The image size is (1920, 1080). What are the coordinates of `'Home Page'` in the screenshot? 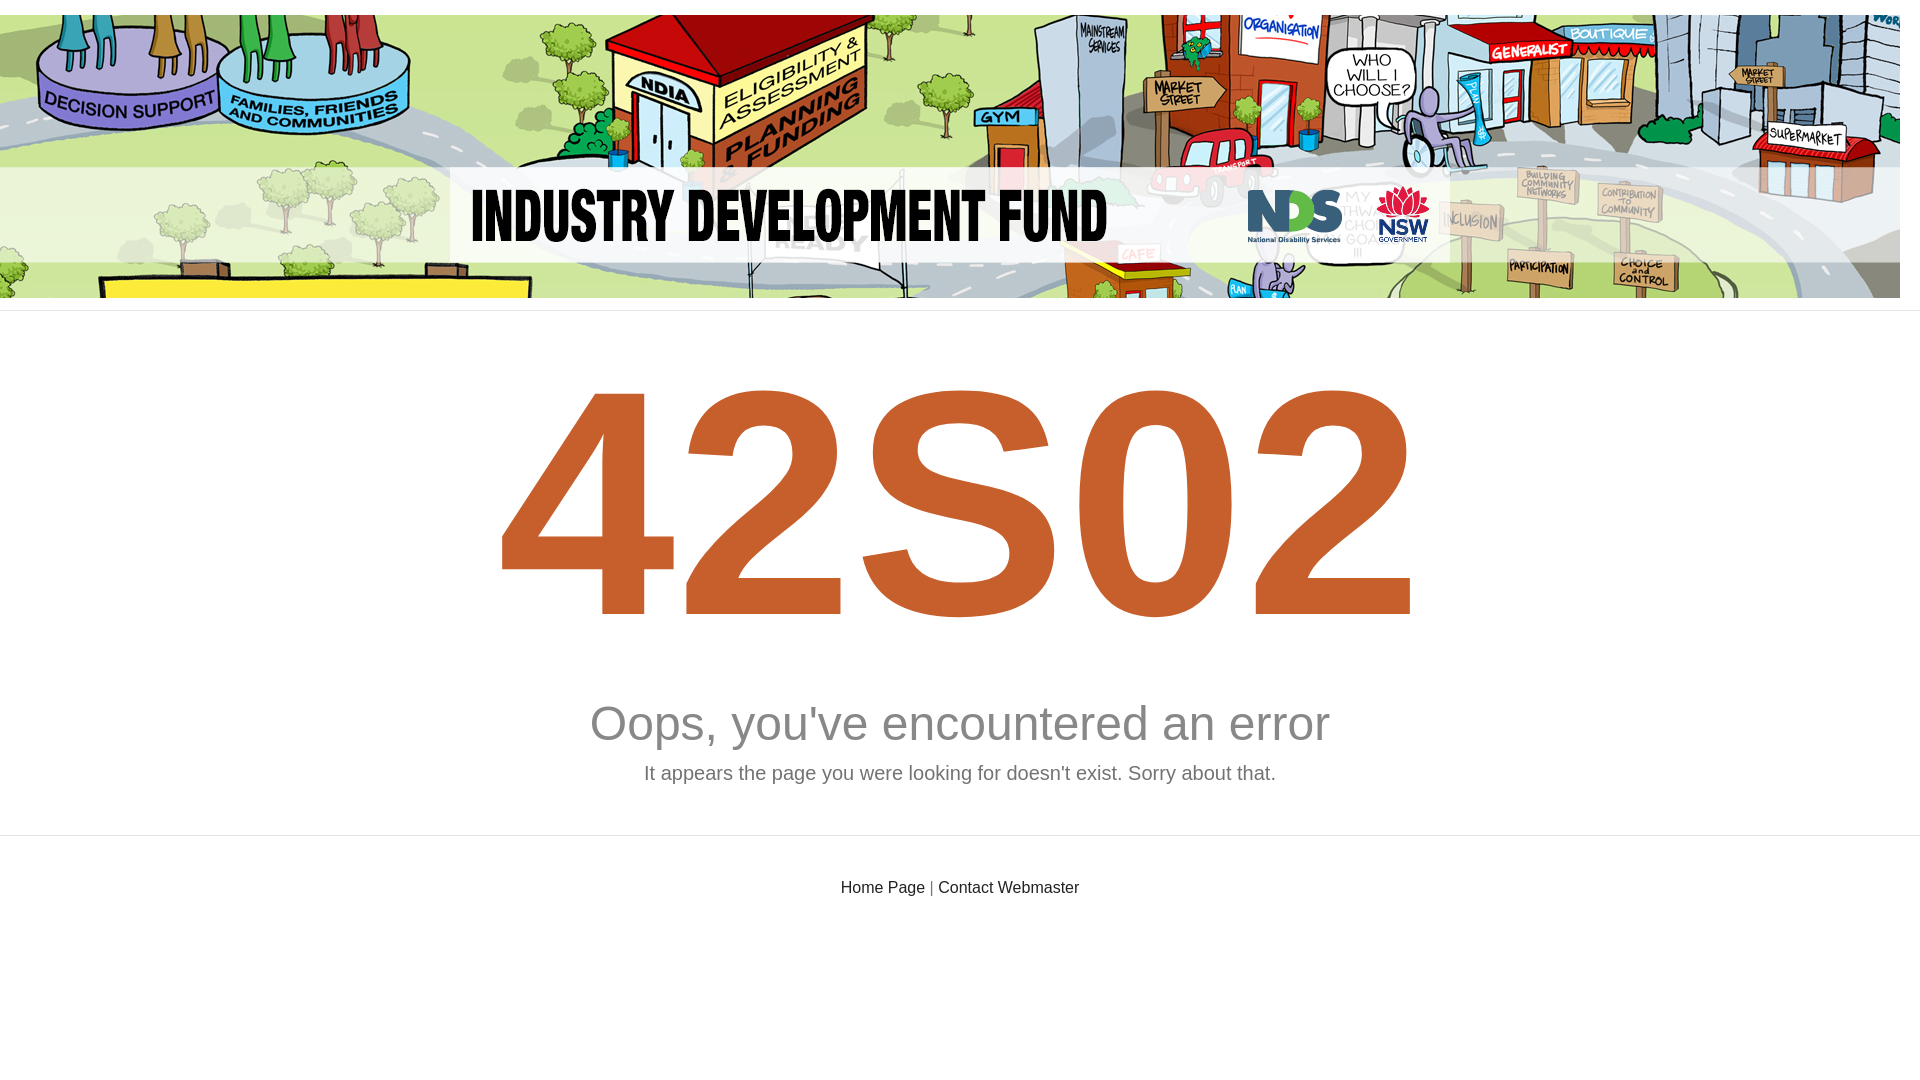 It's located at (840, 886).